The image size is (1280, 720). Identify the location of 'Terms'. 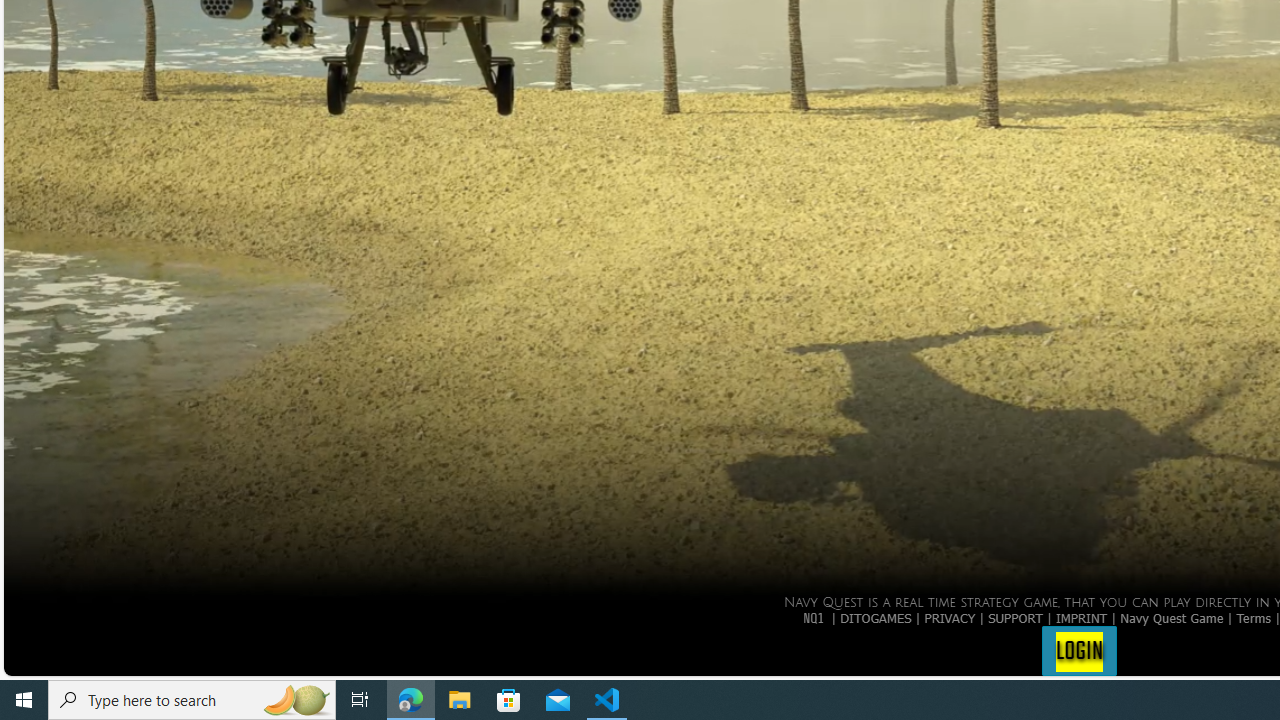
(1253, 616).